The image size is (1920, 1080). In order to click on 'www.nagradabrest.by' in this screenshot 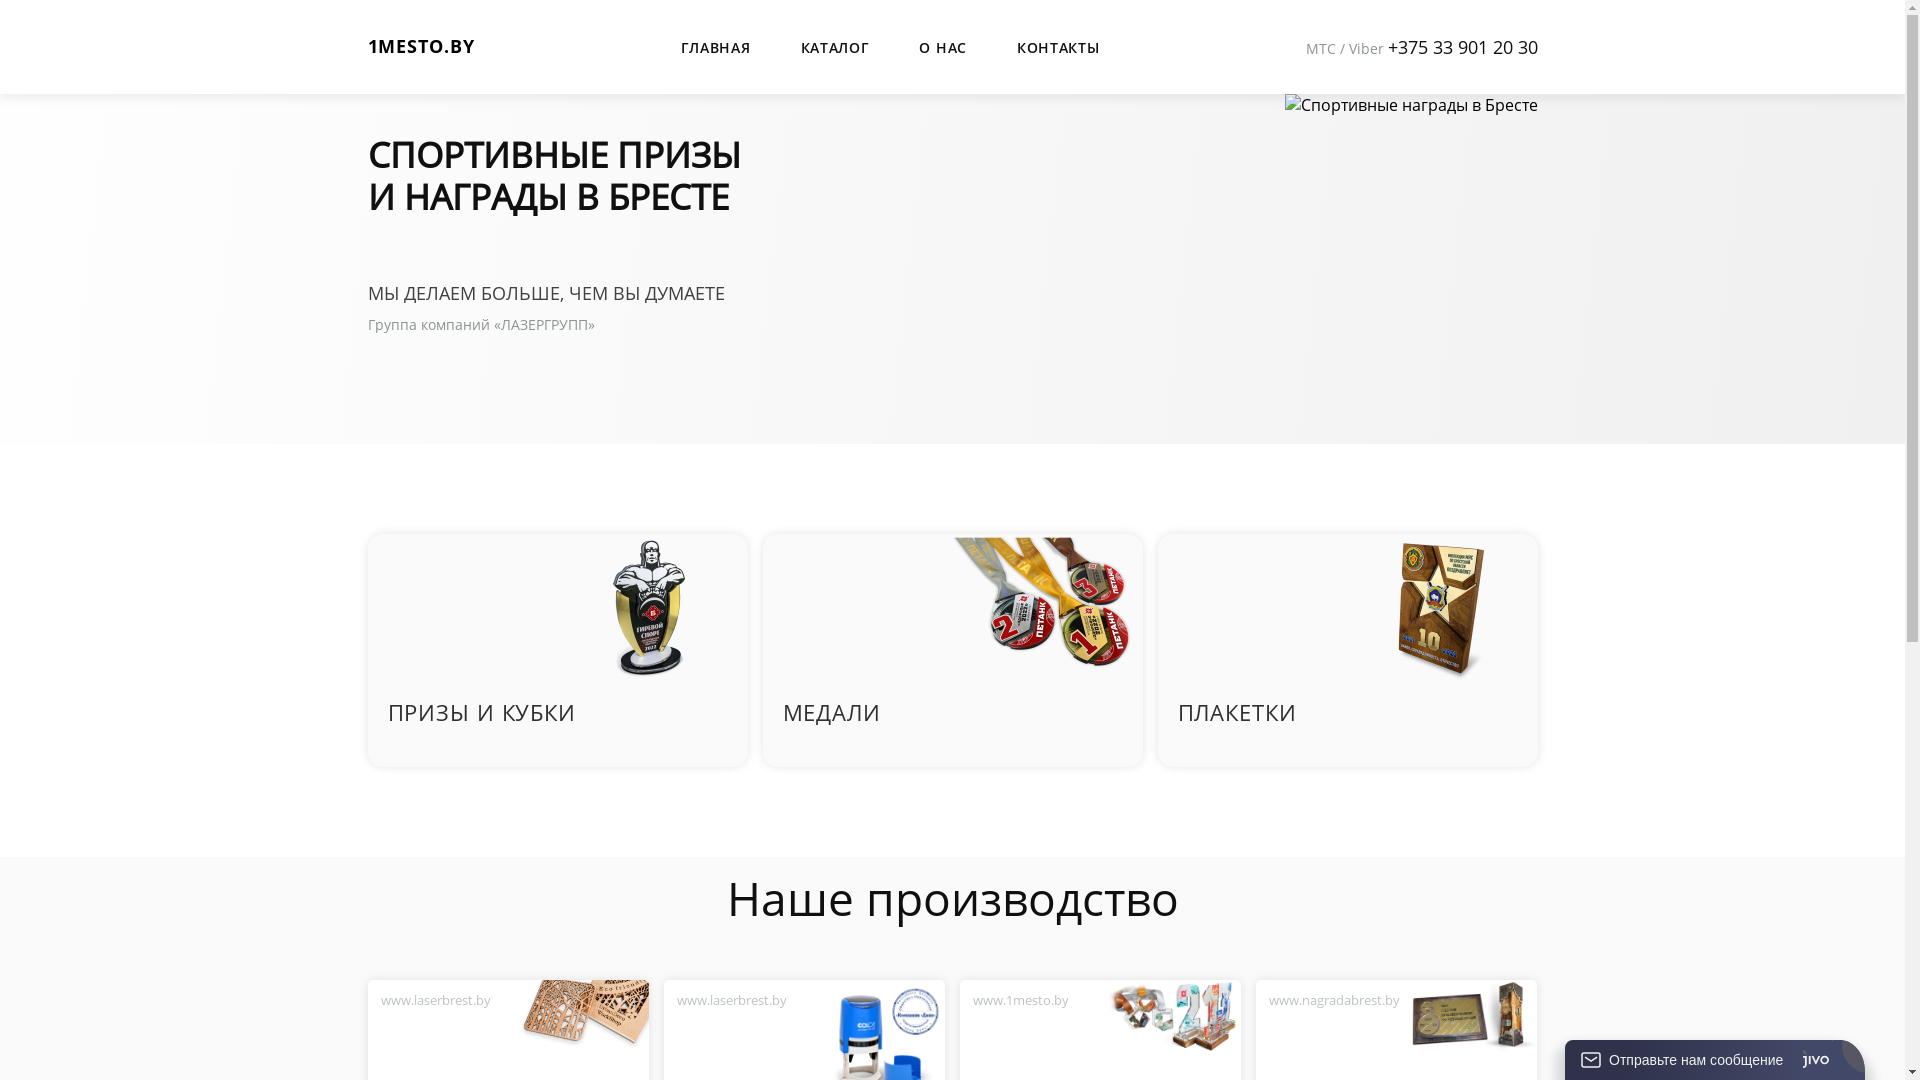, I will do `click(1334, 999)`.